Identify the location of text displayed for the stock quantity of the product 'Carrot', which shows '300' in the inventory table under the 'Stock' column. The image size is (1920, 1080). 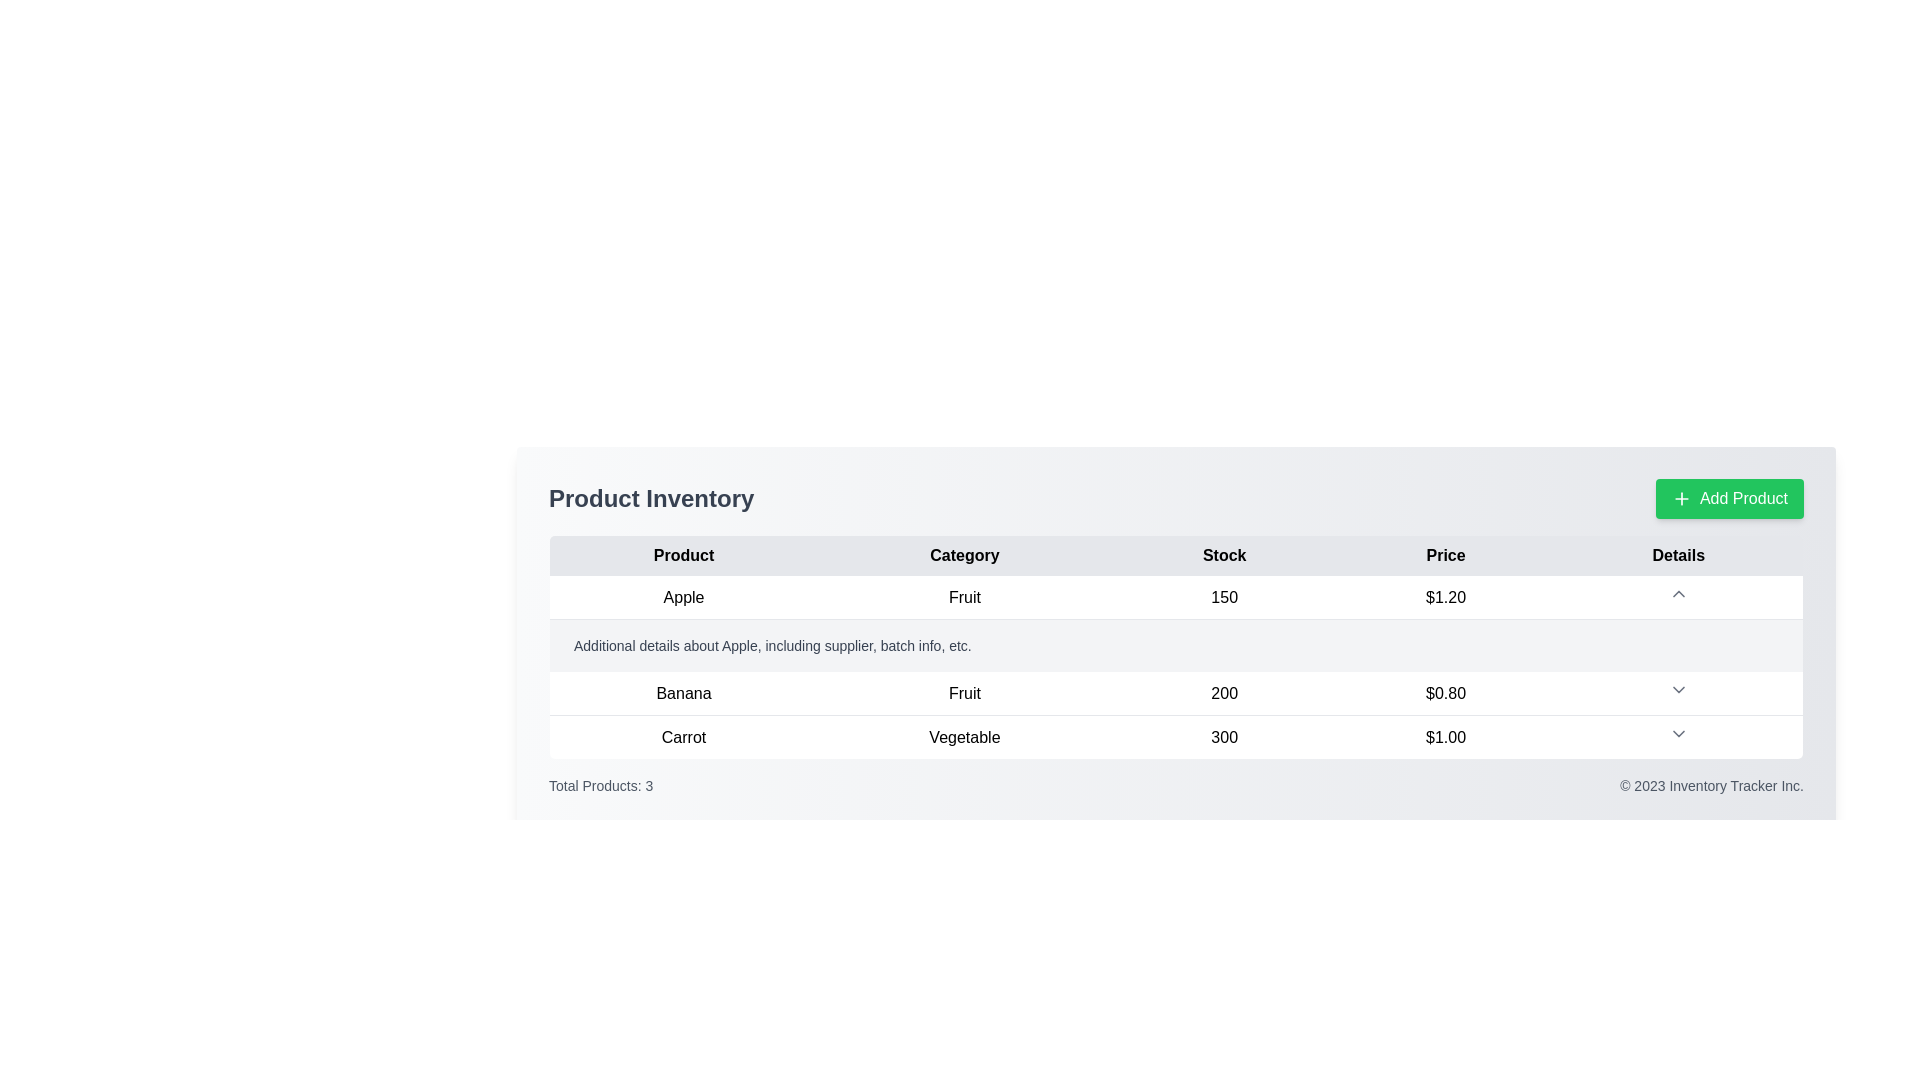
(1223, 737).